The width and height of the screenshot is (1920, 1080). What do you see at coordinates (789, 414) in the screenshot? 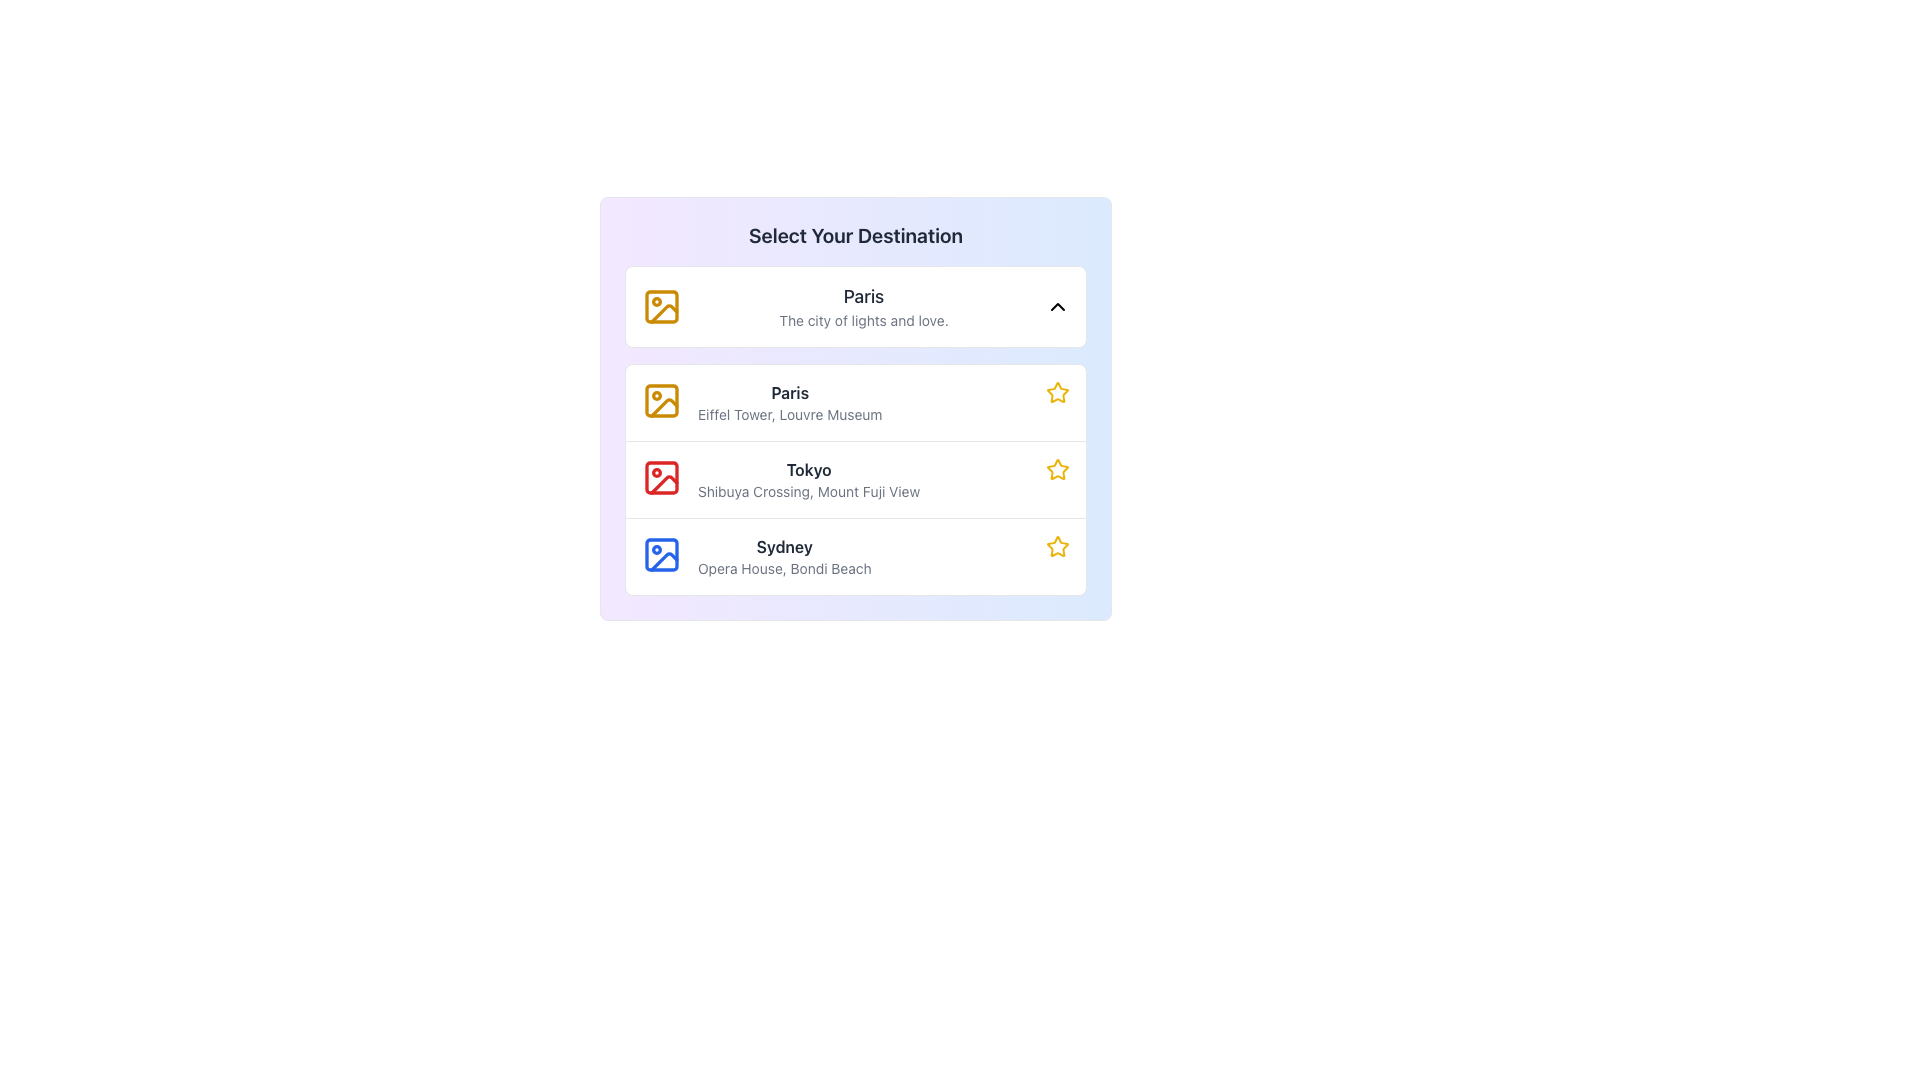
I see `descriptive text label located below the main heading 'Paris' in the second list item of the destinations` at bounding box center [789, 414].